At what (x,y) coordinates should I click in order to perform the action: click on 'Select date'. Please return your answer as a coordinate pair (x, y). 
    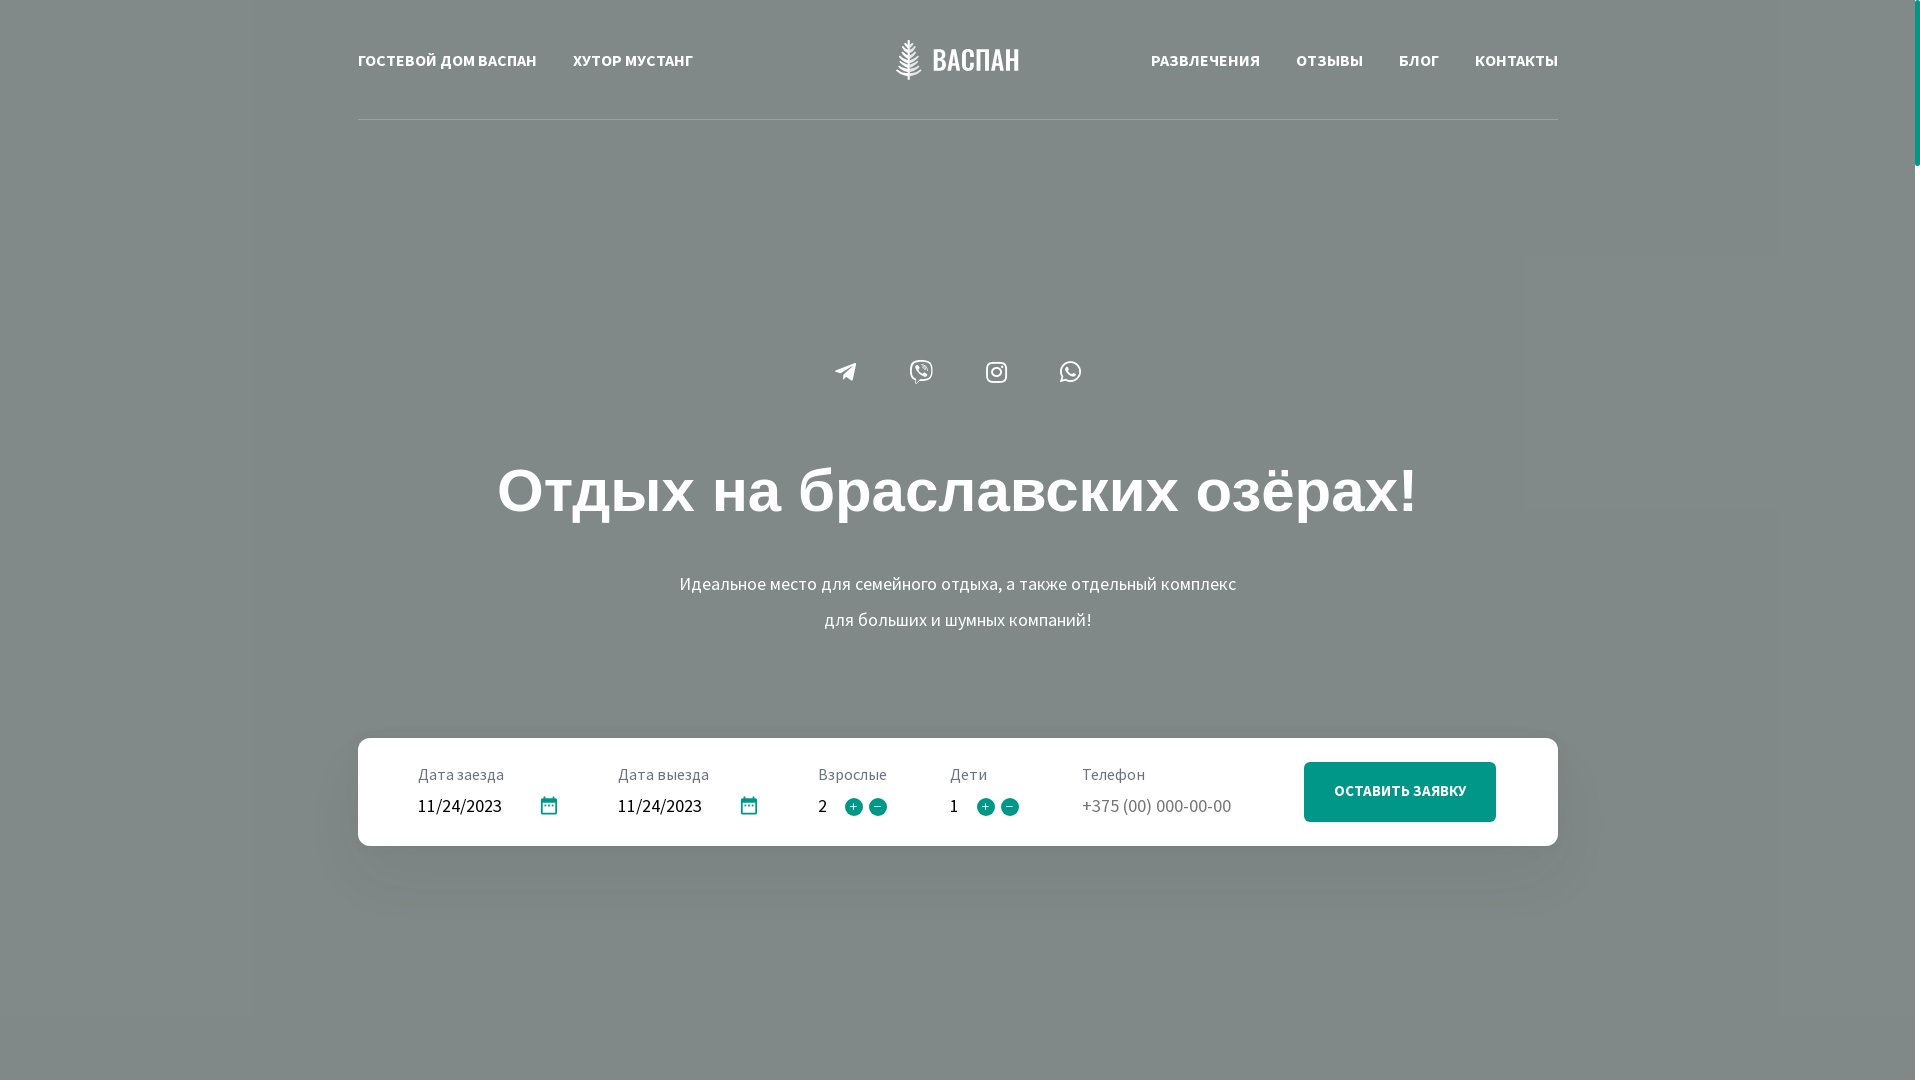
    Looking at the image, I should click on (548, 804).